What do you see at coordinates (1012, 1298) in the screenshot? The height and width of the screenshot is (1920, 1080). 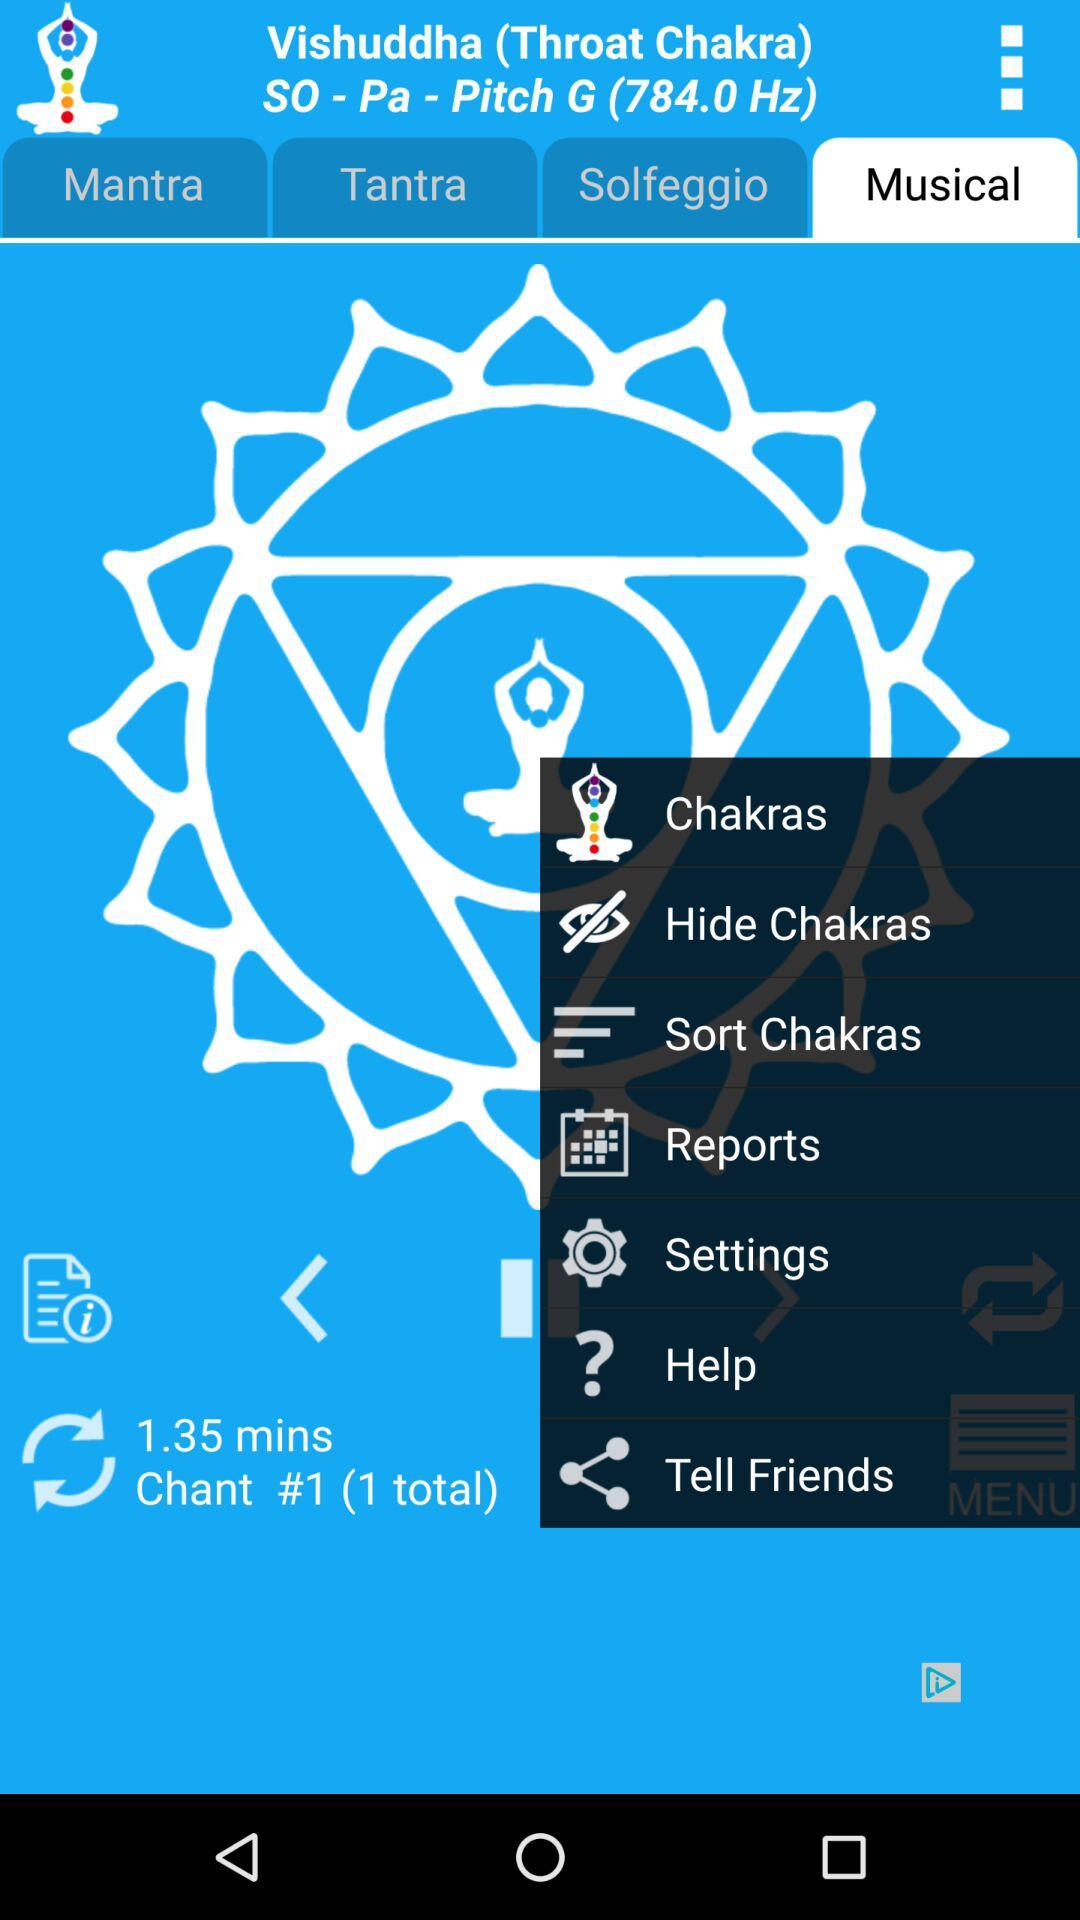 I see `refresh` at bounding box center [1012, 1298].